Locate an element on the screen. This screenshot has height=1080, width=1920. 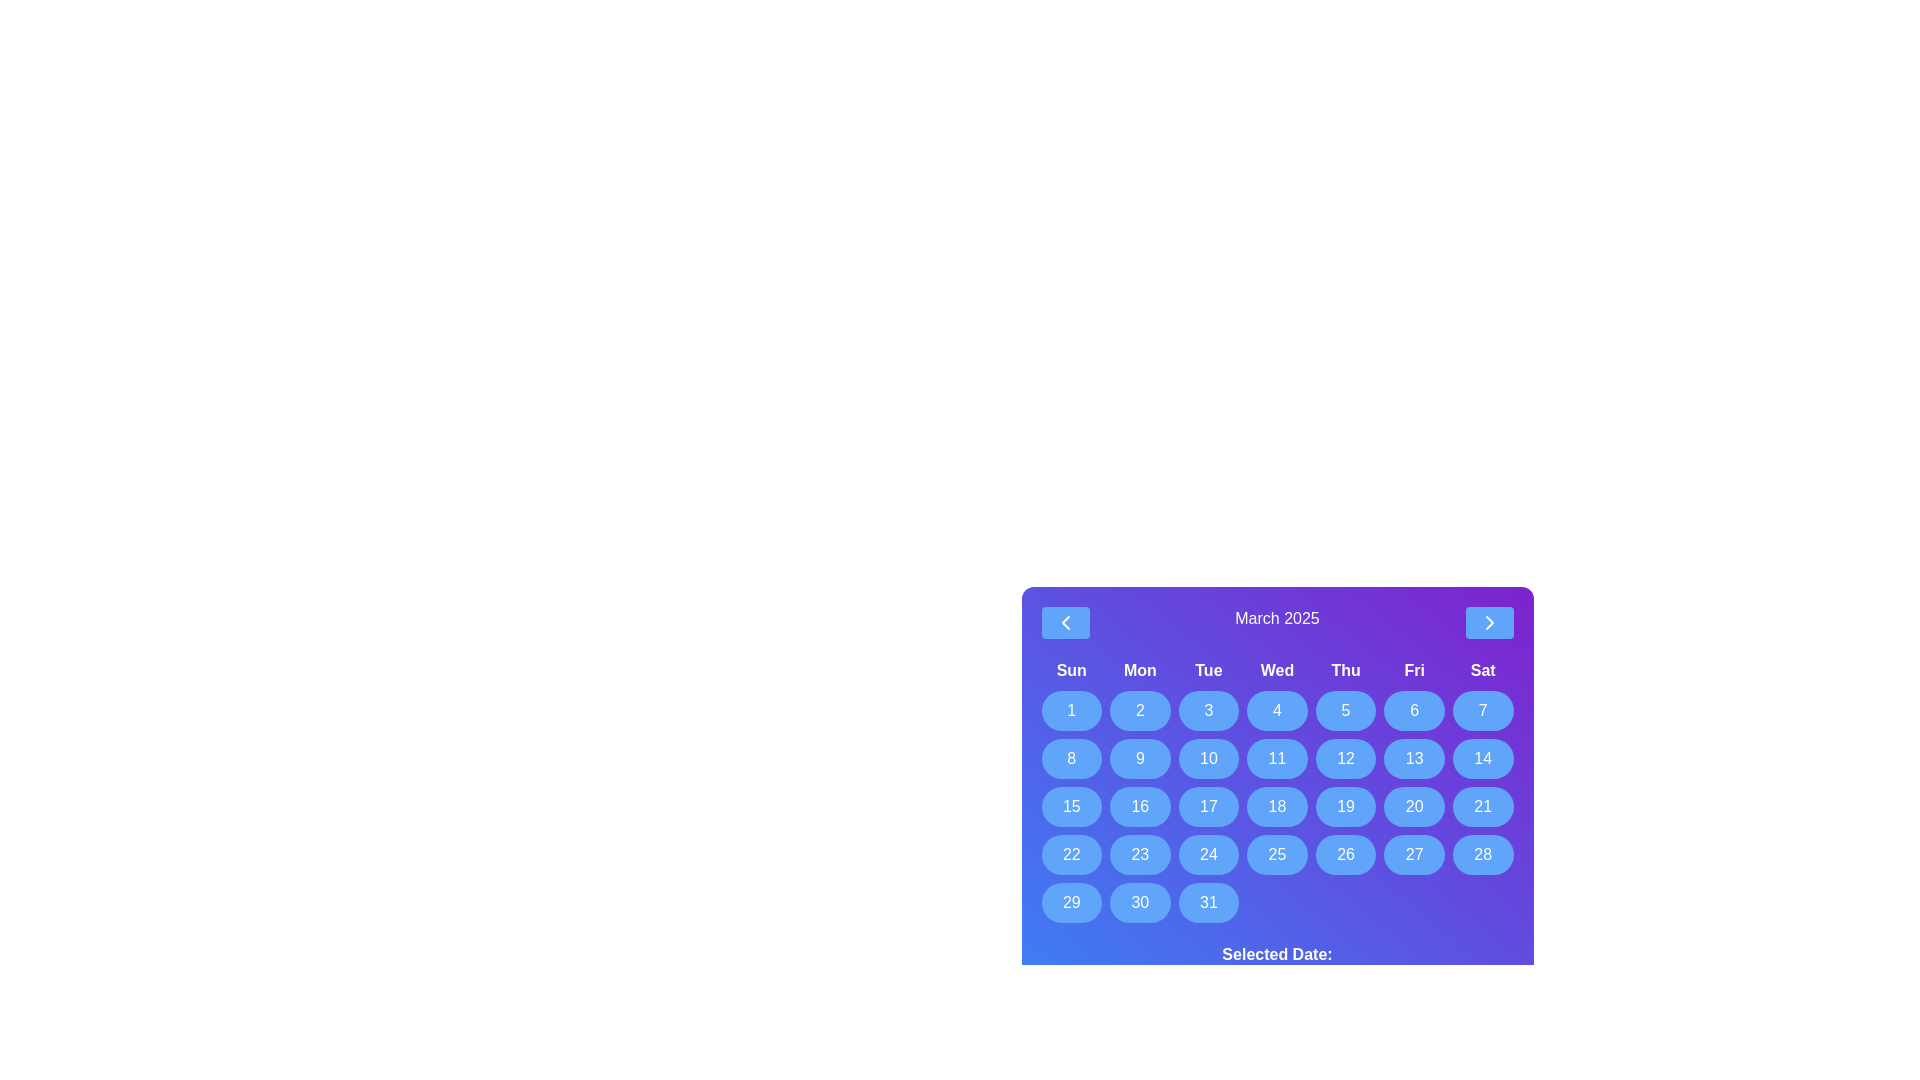
the circular button displaying the number '10' in white on a blue background, located in the second row and third column of the calendar grid view is located at coordinates (1207, 759).